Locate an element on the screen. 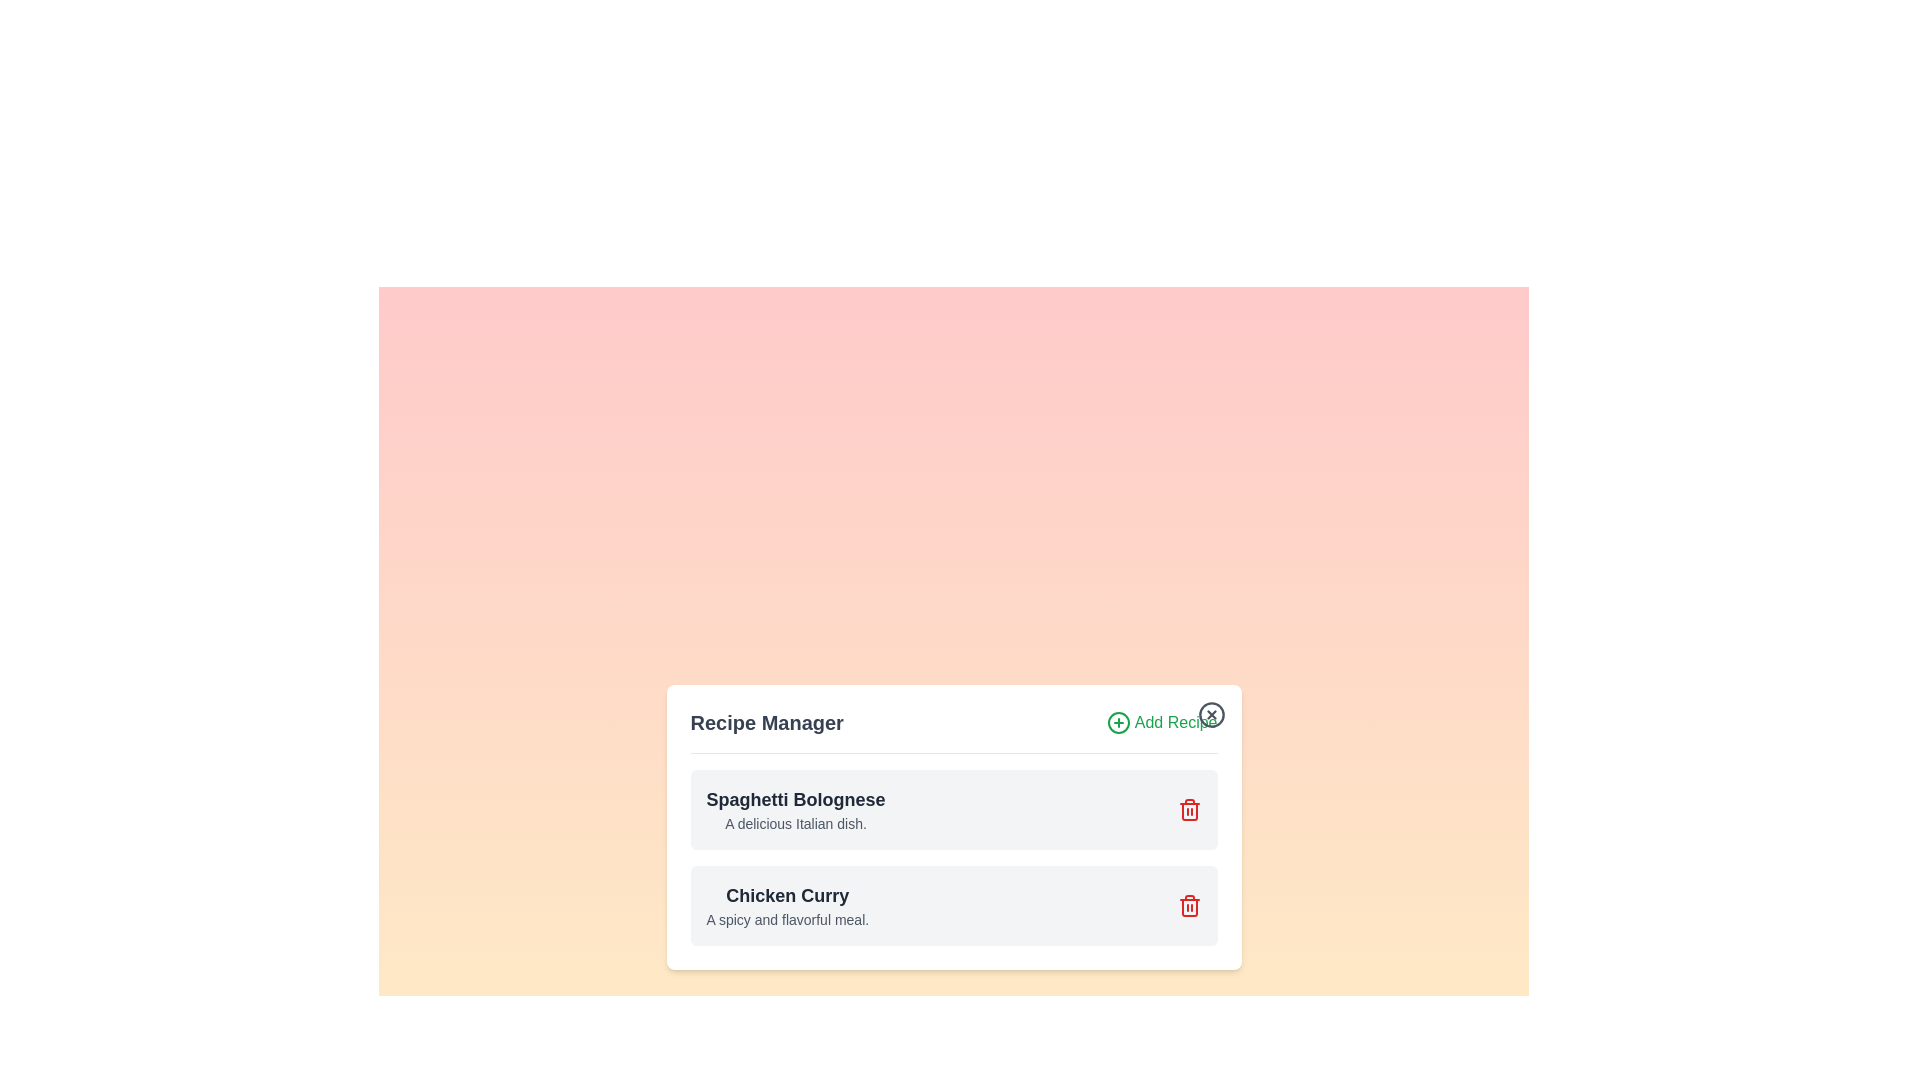 Image resolution: width=1920 pixels, height=1080 pixels. the bold textual label displaying 'Recipe Manager', which is styled prominently as a title and positioned near the top-left corner of its containing section is located at coordinates (766, 722).